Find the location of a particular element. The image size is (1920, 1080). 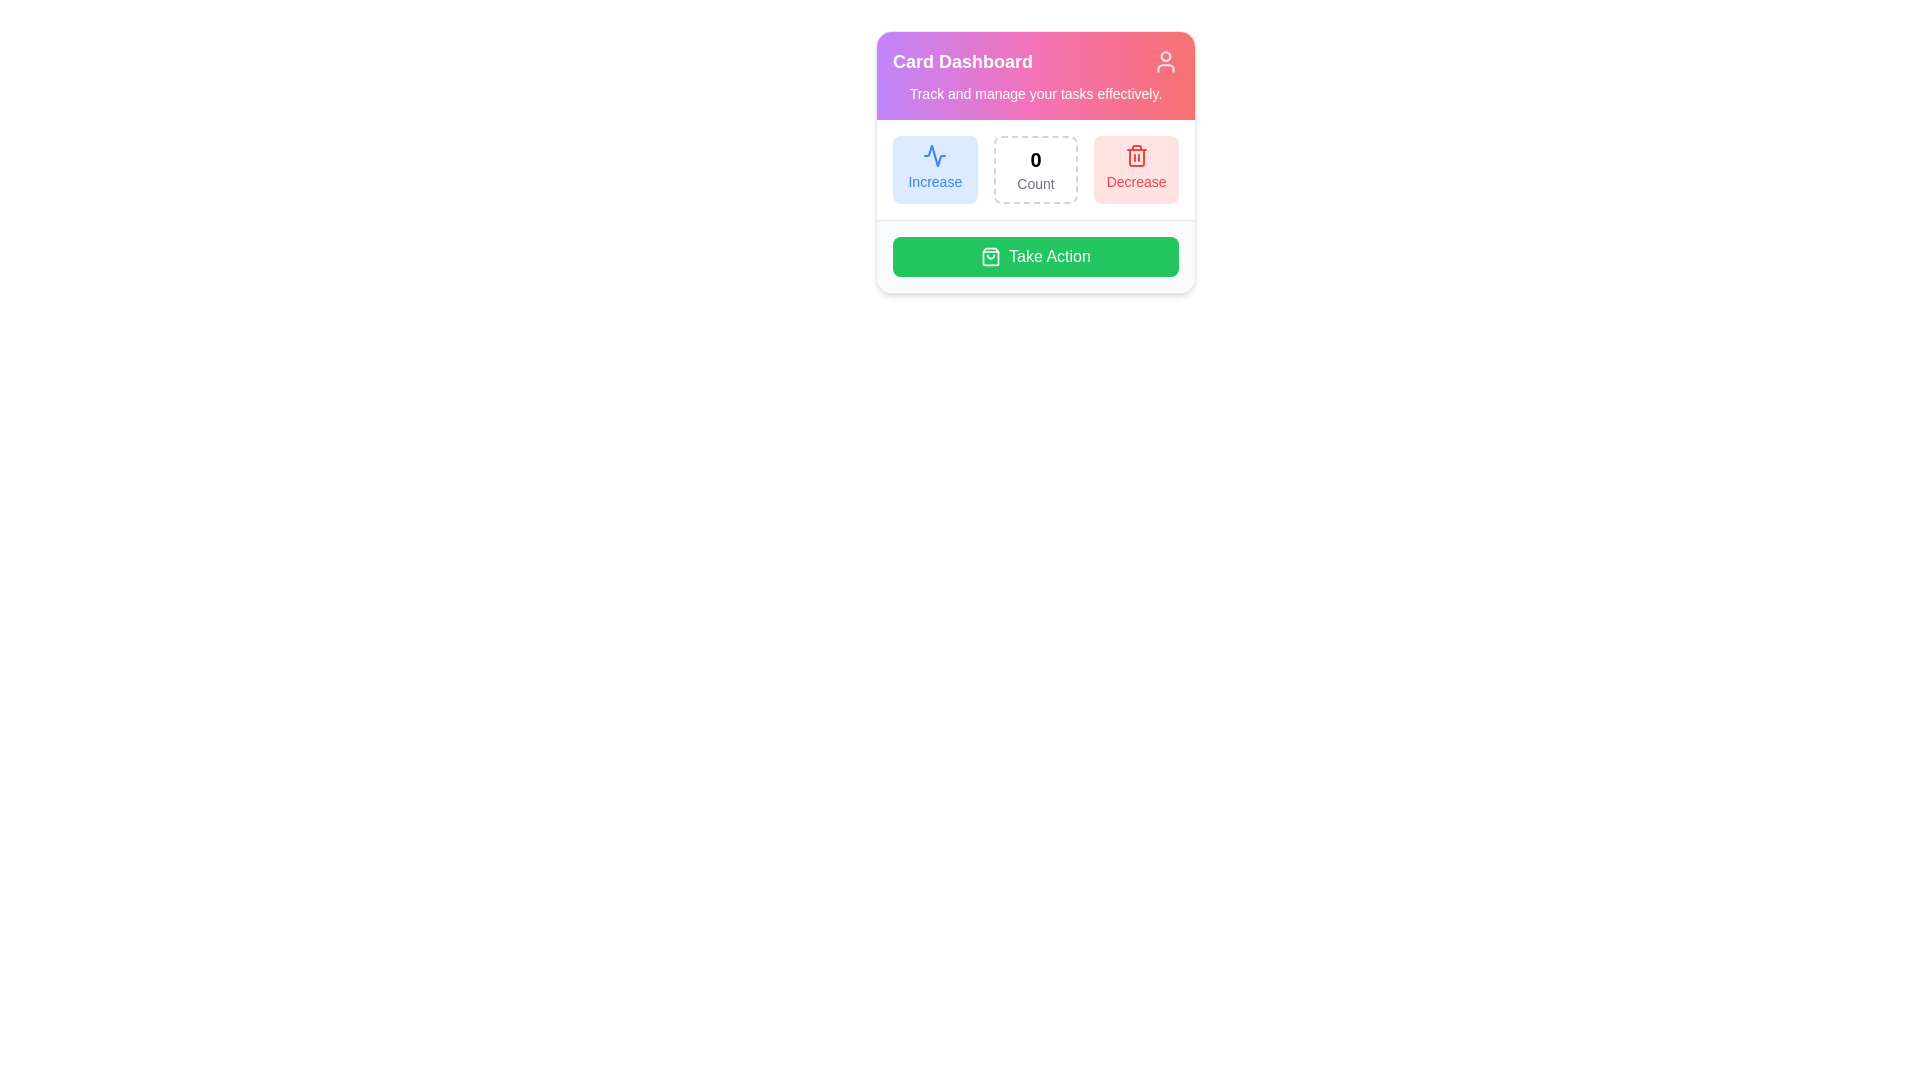

the 'Increase' button located in the top row of action buttons on the card dashboard is located at coordinates (934, 168).